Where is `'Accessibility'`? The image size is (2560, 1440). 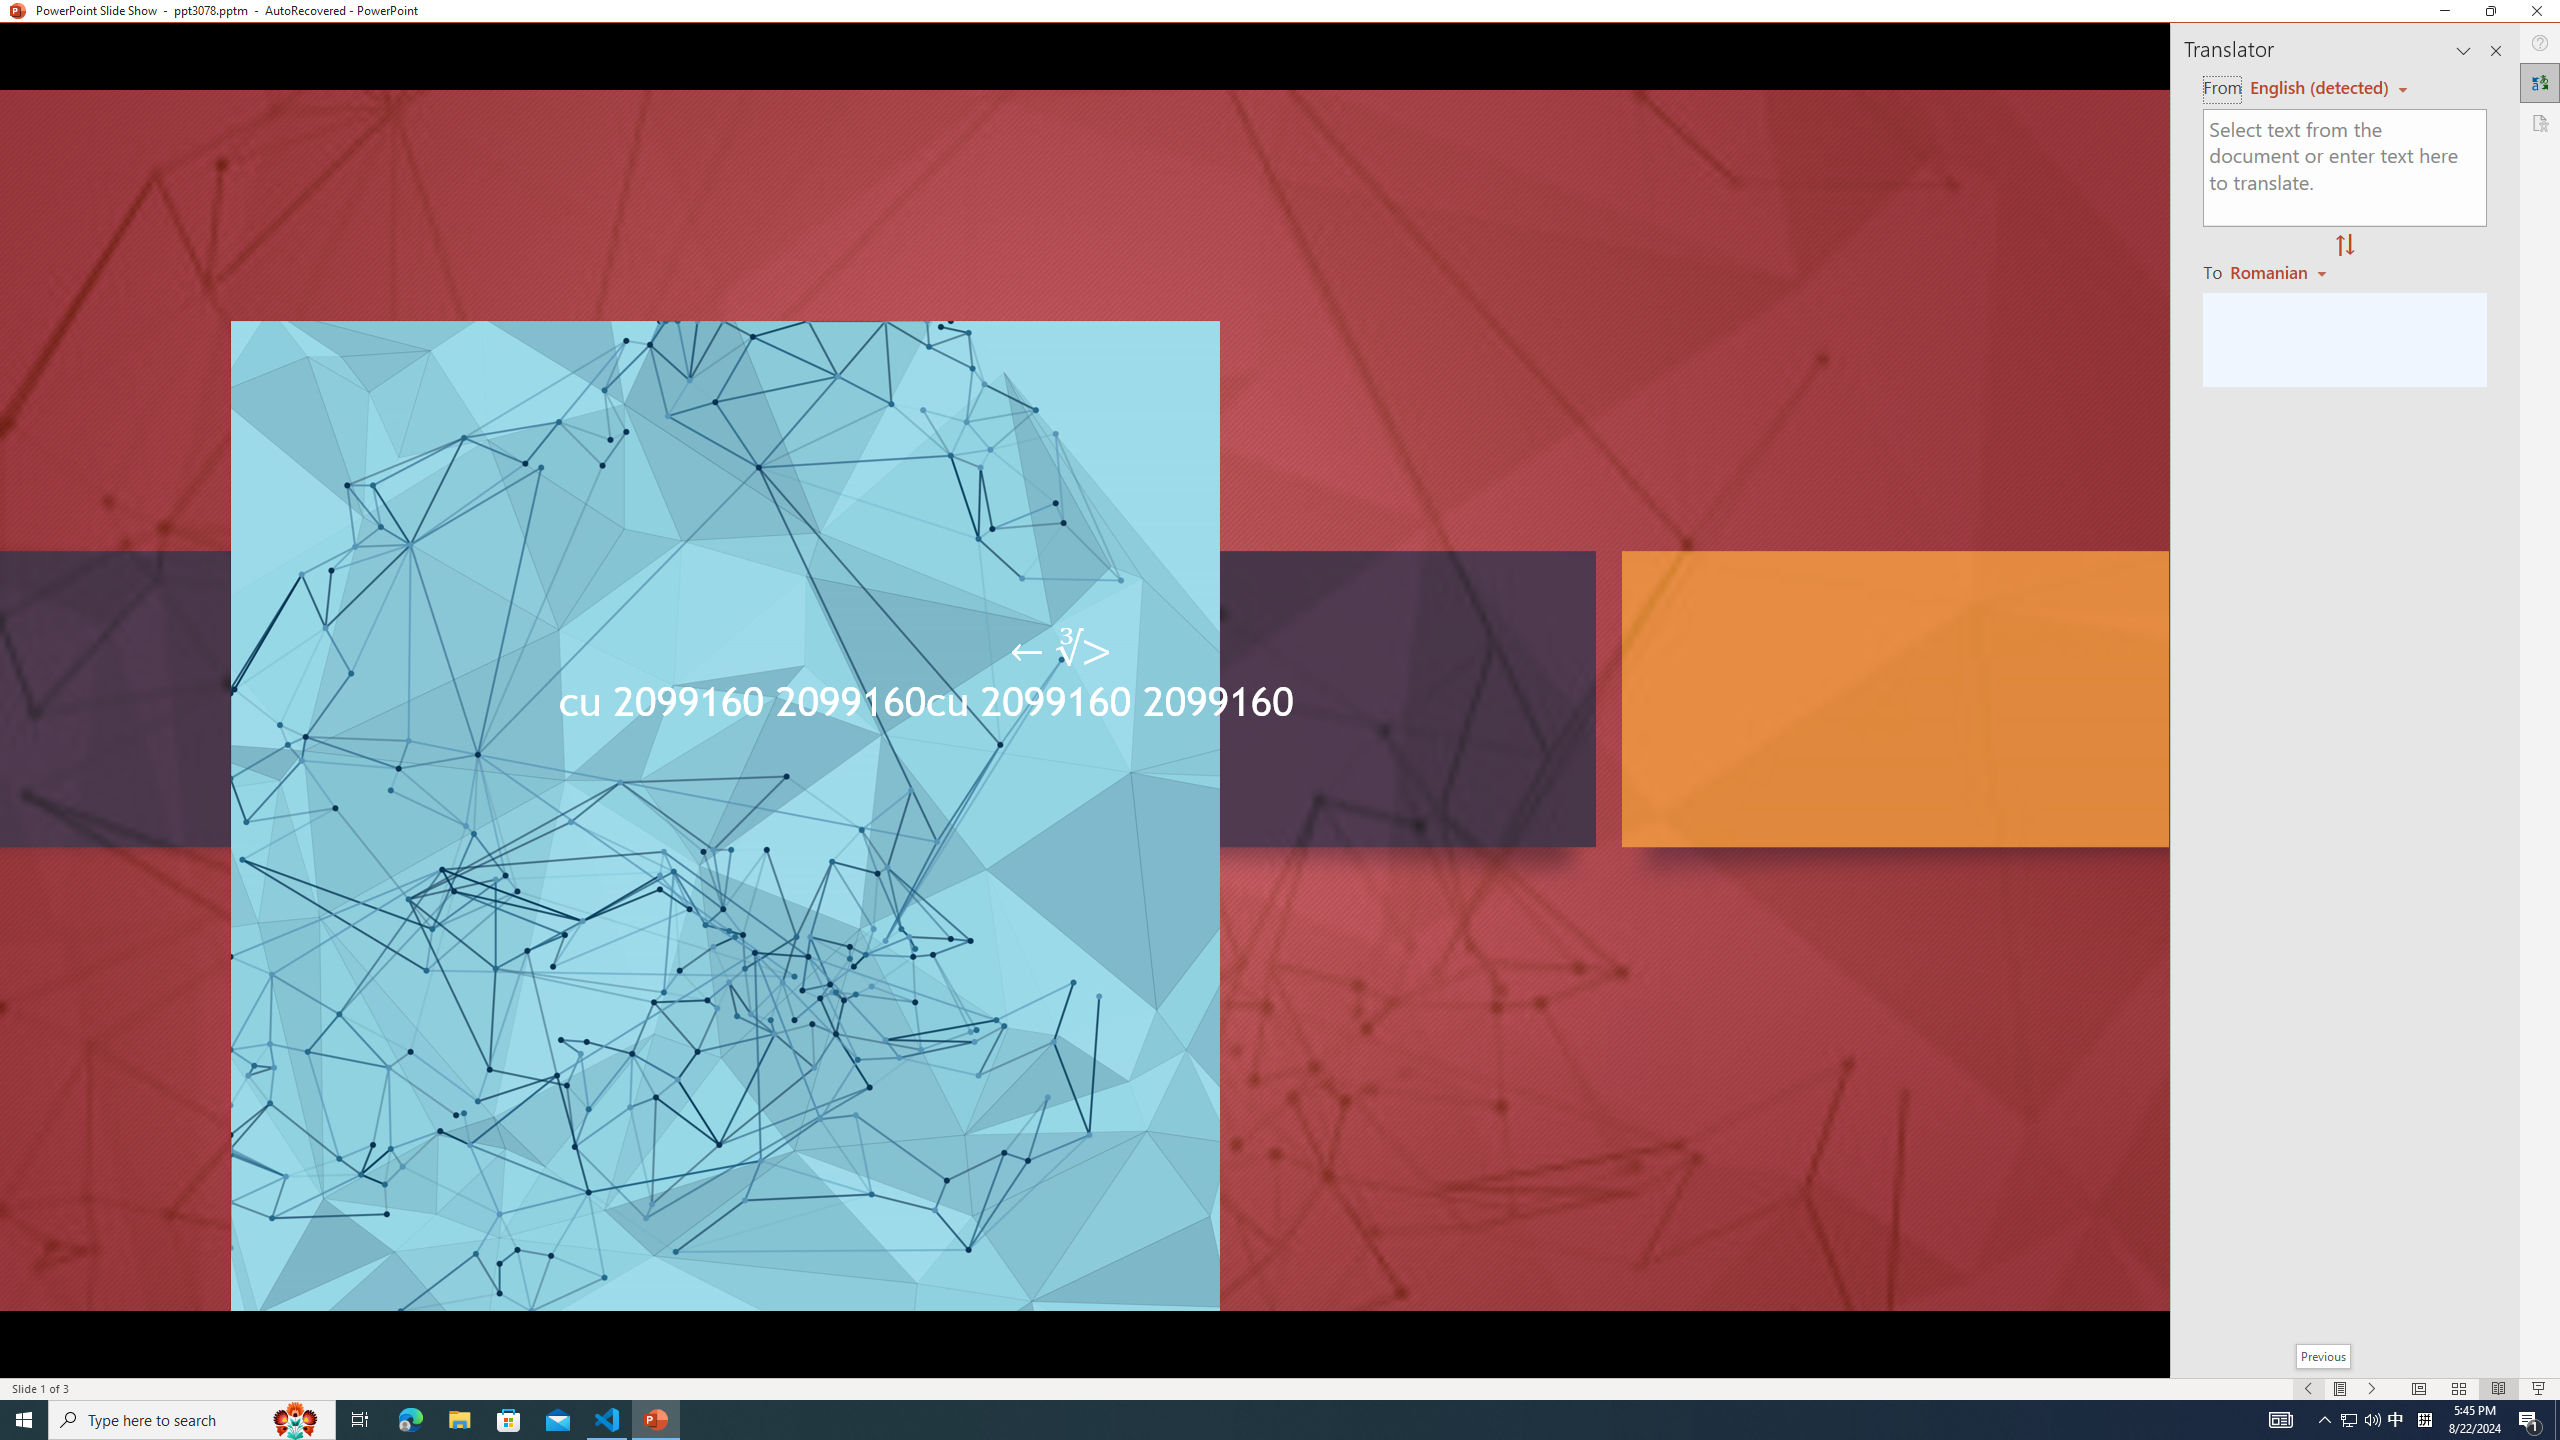
'Accessibility' is located at coordinates (2539, 122).